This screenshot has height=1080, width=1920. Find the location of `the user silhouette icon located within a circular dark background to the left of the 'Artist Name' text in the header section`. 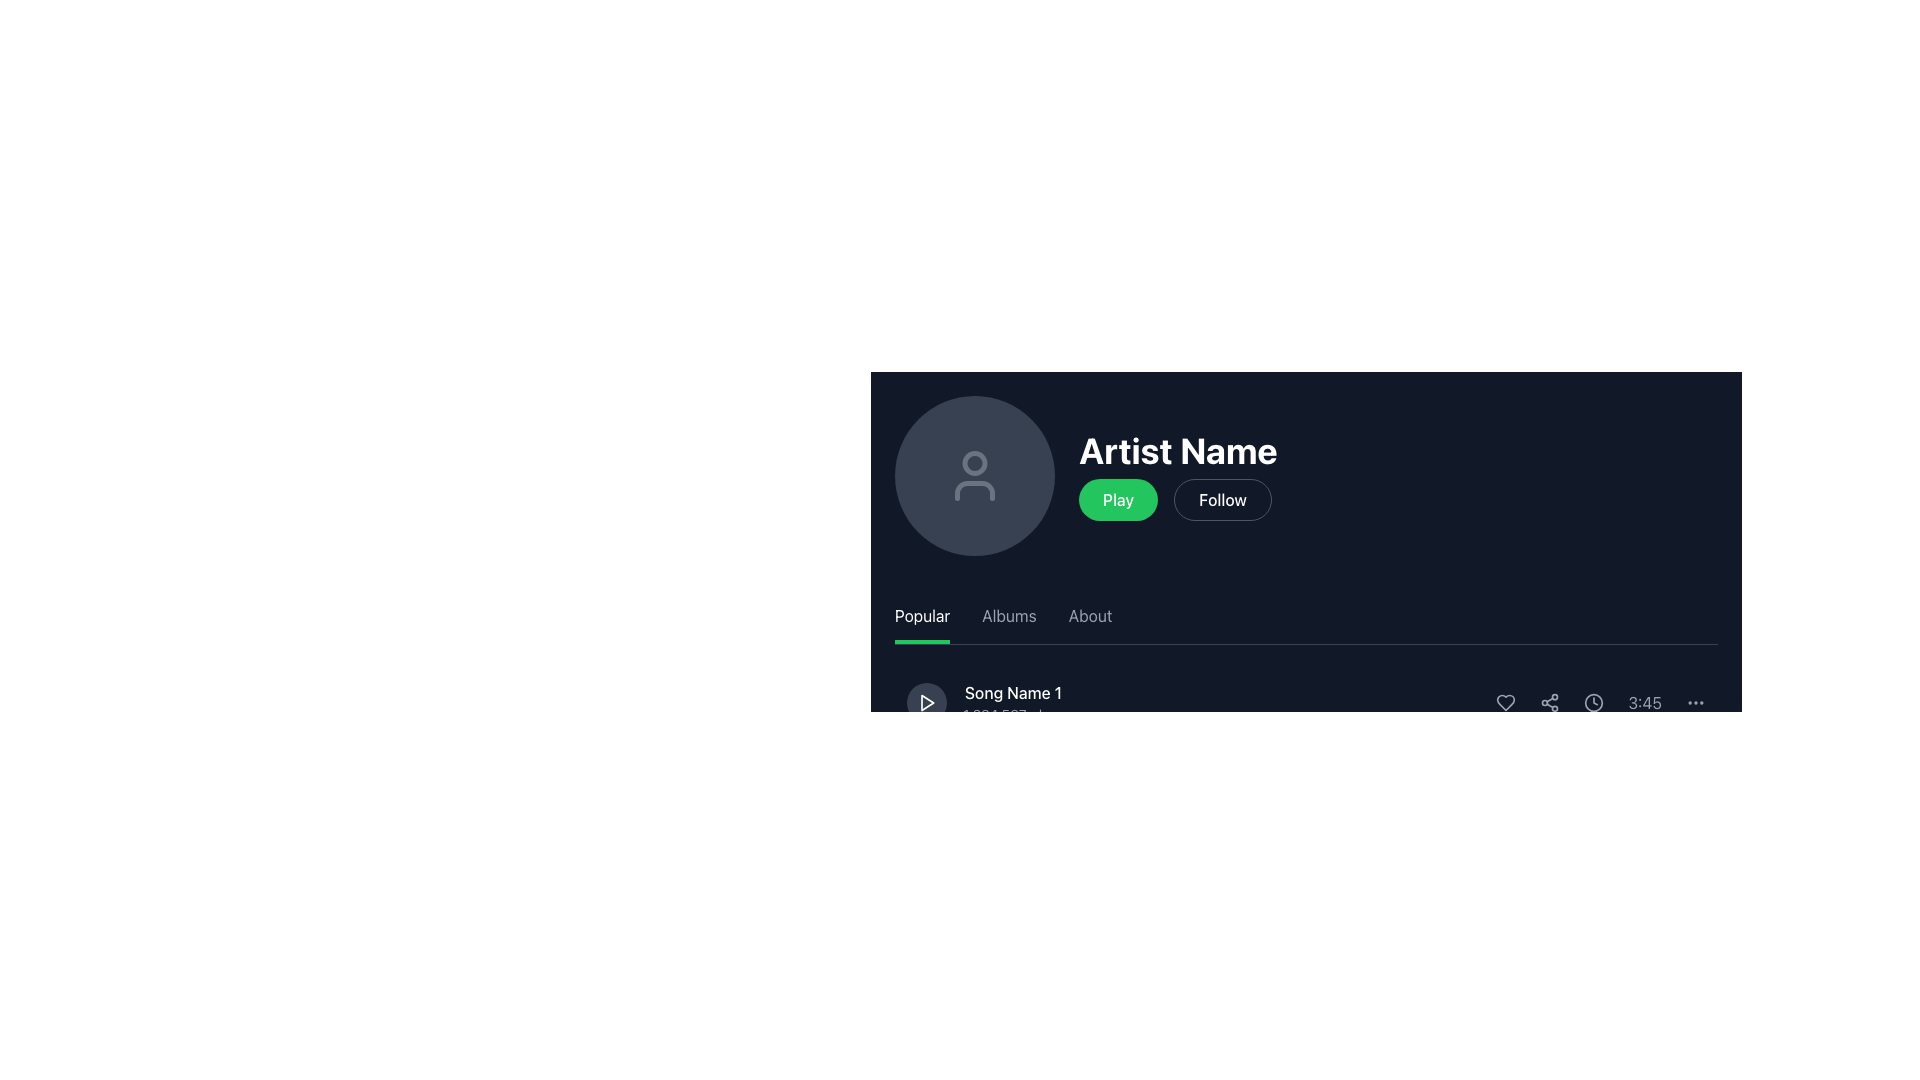

the user silhouette icon located within a circular dark background to the left of the 'Artist Name' text in the header section is located at coordinates (974, 475).